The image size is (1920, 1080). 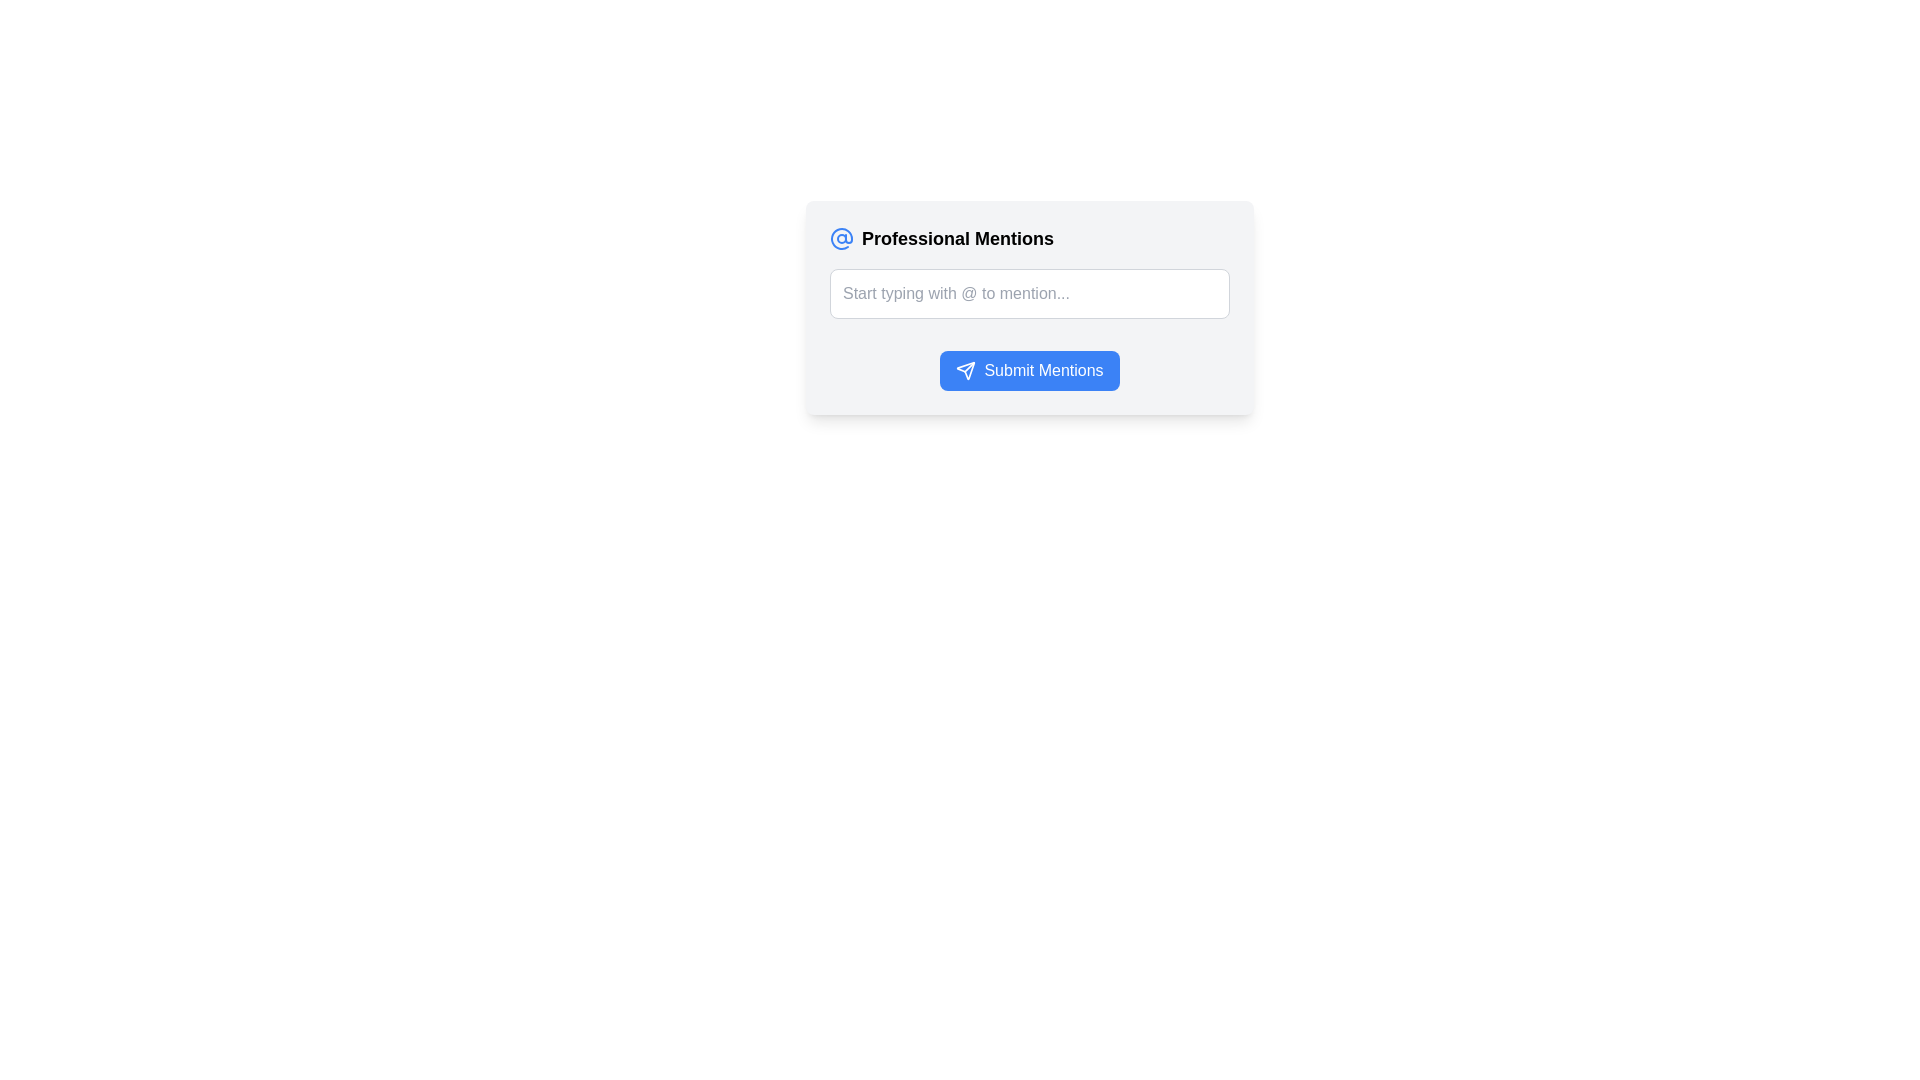 I want to click on the text input that allows users to mention others by typing '@', located beneath 'Professional Mentions' and above the 'Submit Mentions' button, so click(x=1030, y=293).